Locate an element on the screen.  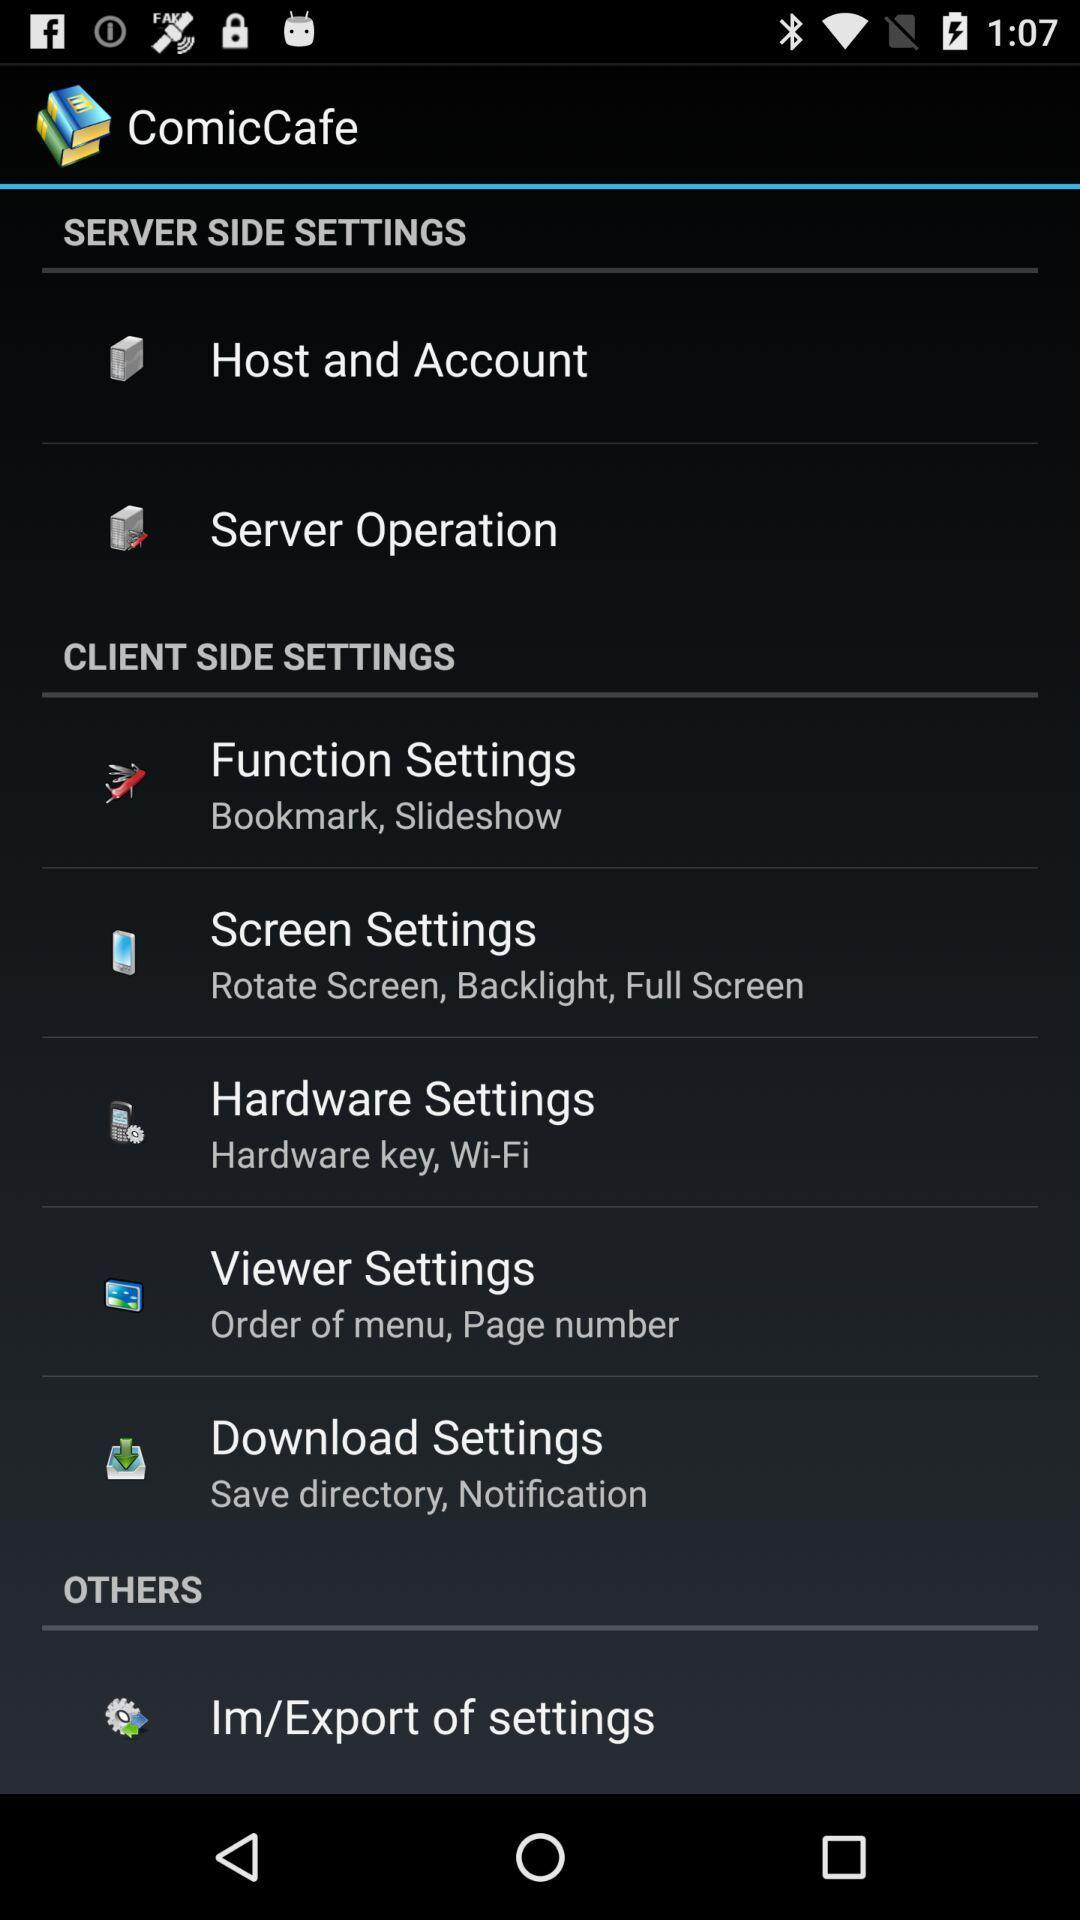
save directory, notification app is located at coordinates (427, 1492).